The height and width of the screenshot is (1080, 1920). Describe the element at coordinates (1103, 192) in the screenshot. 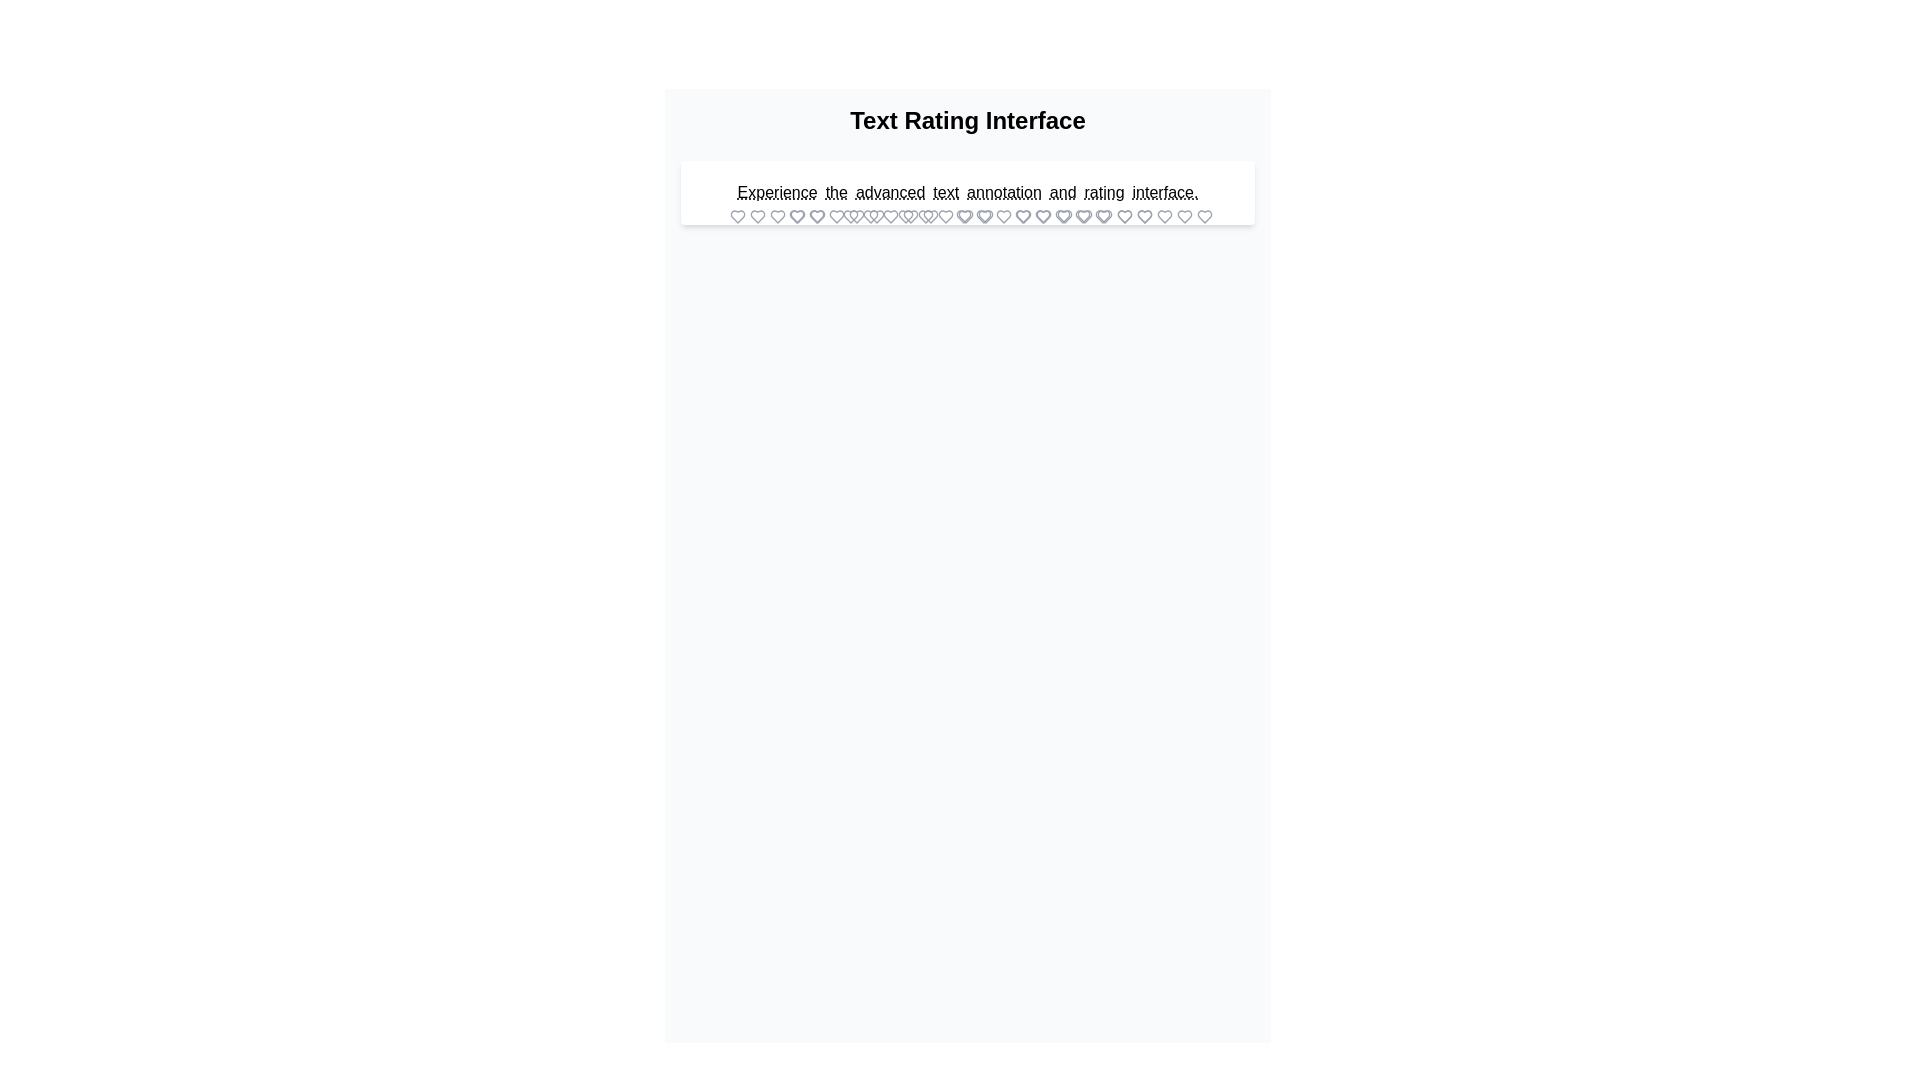

I see `the word rating to select it for rating` at that location.